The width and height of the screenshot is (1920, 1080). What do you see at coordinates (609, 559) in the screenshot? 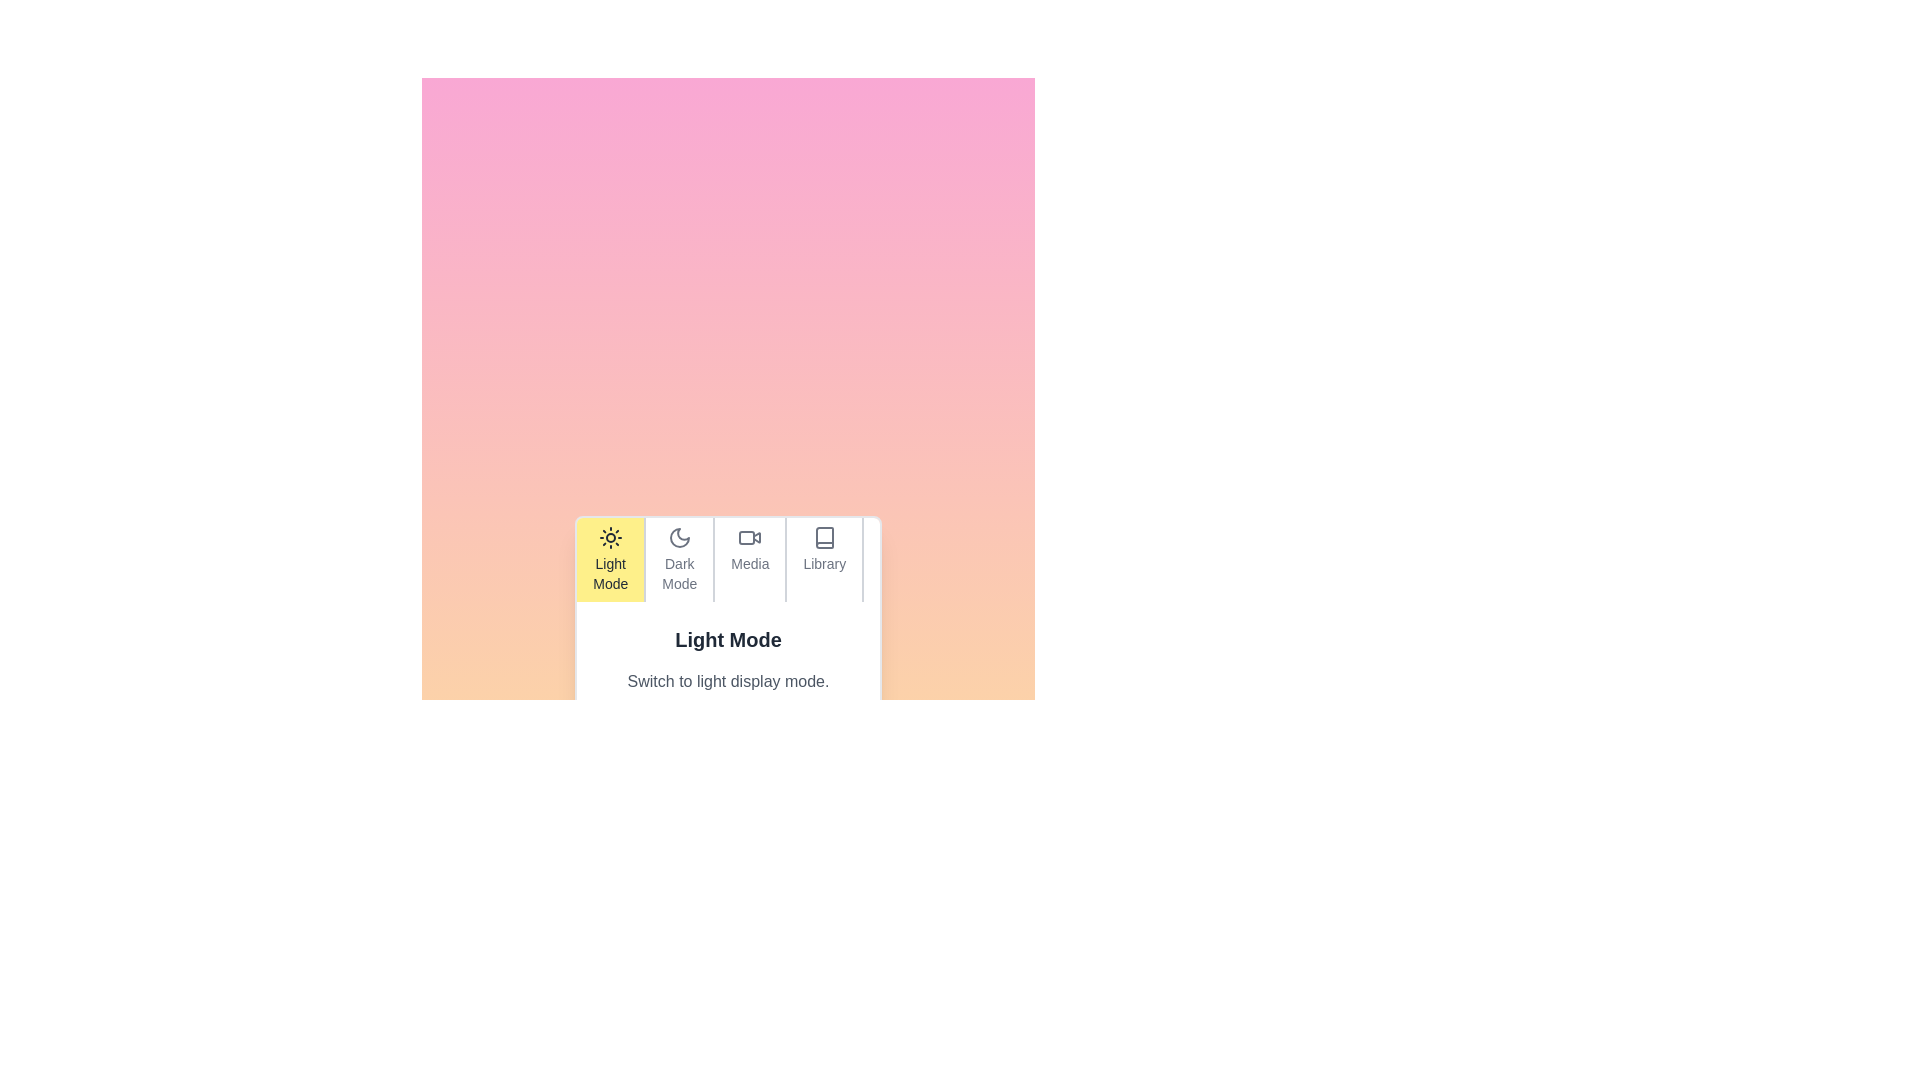
I see `the tab labeled Light Mode` at bounding box center [609, 559].